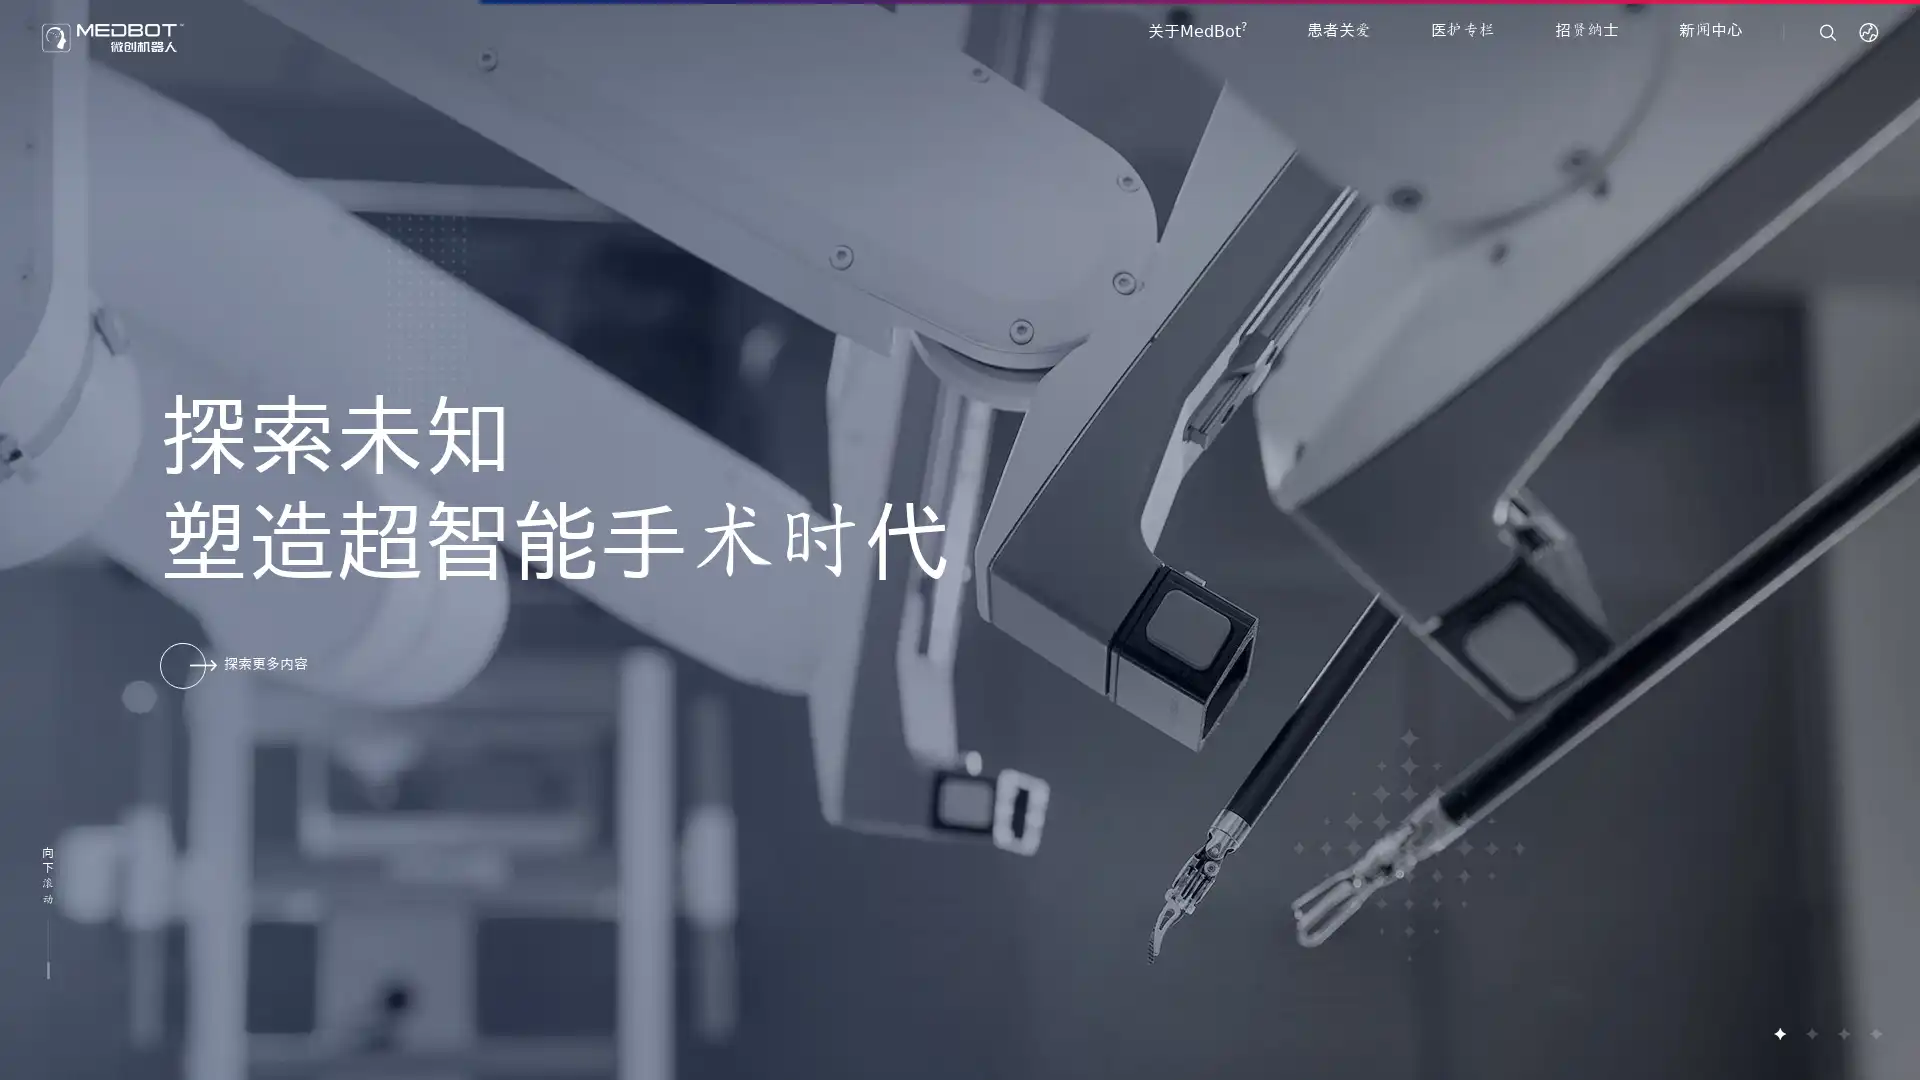 This screenshot has width=1920, height=1080. Describe the element at coordinates (1810, 1033) in the screenshot. I see `Go to slide 2` at that location.